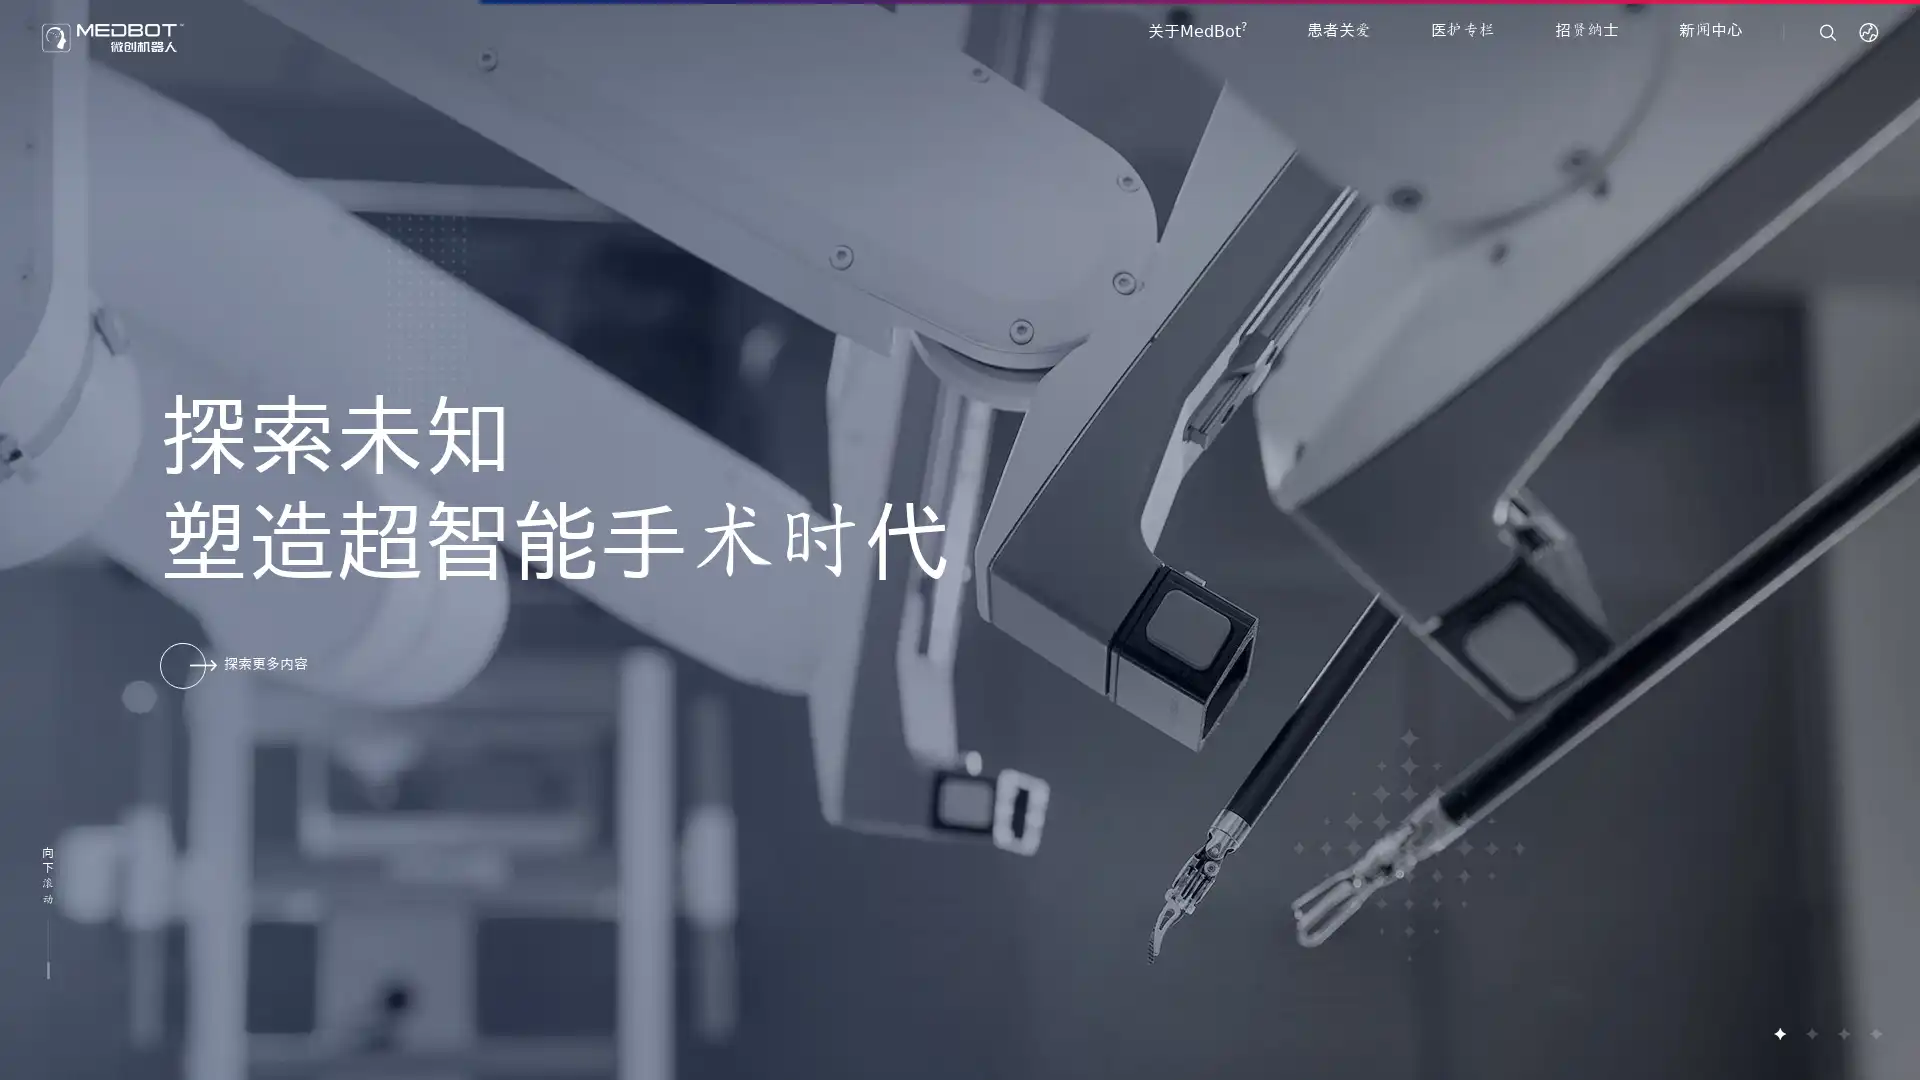 This screenshot has width=1920, height=1080. Describe the element at coordinates (1810, 1033) in the screenshot. I see `Go to slide 2` at that location.